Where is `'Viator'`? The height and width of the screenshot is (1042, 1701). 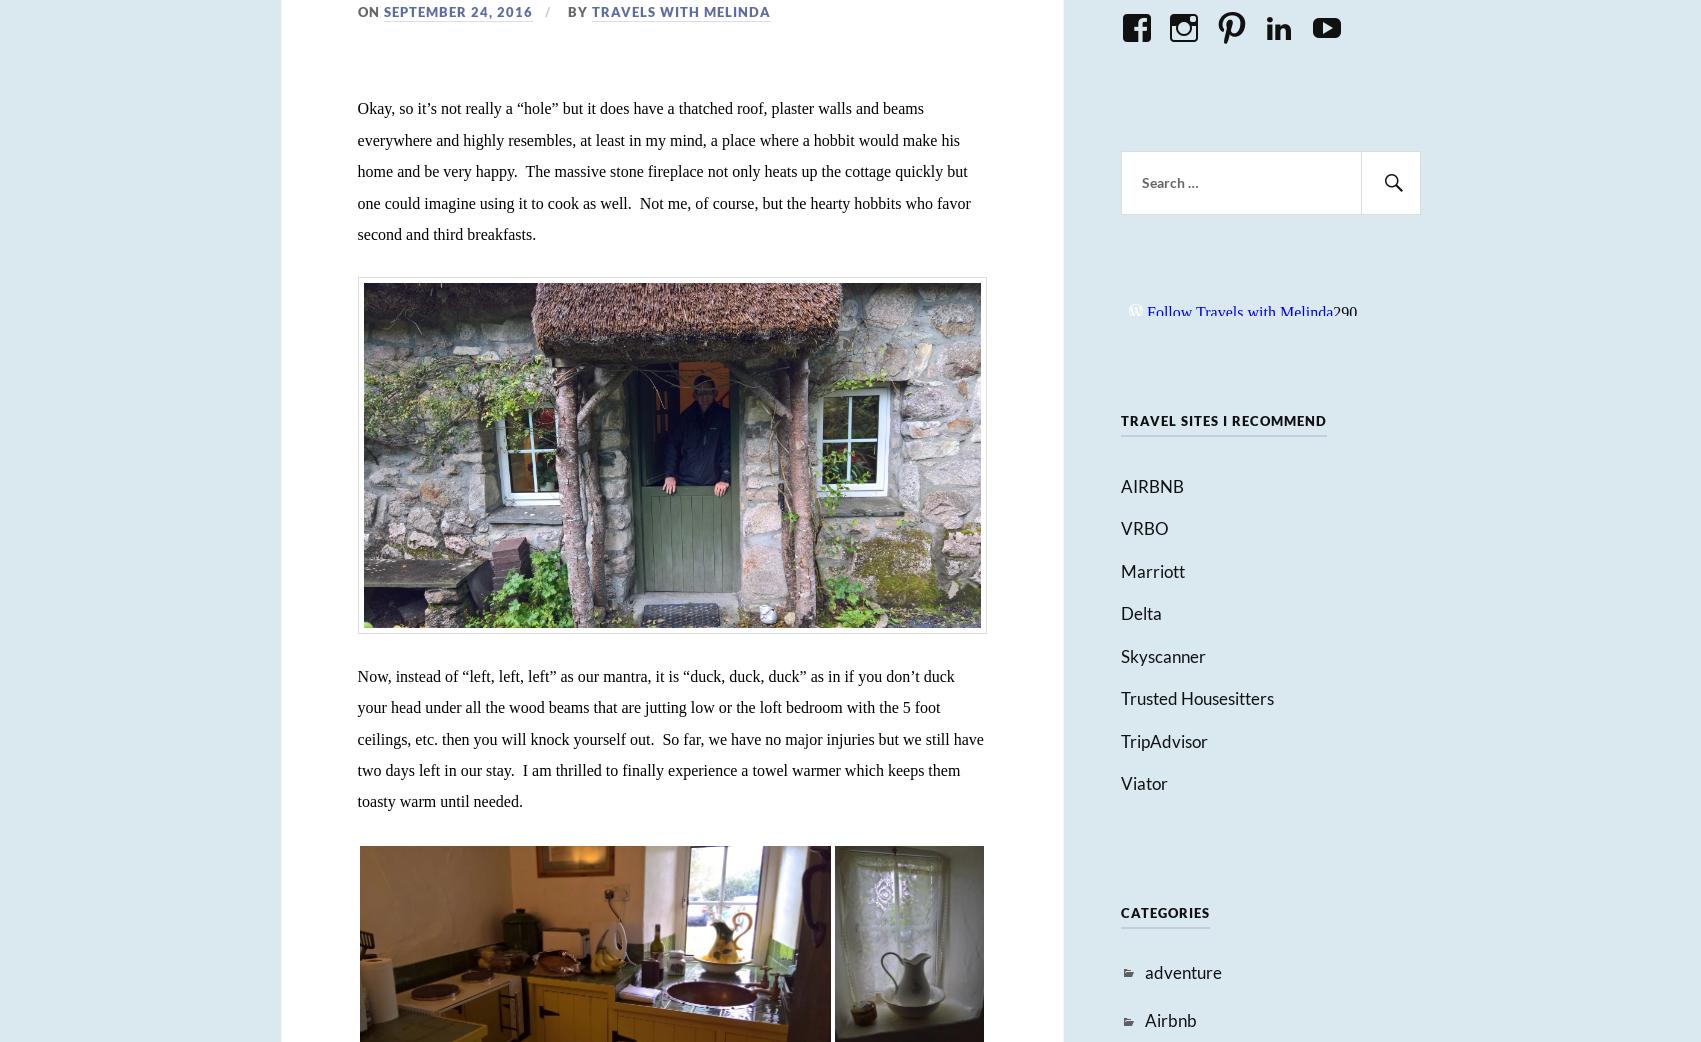
'Viator' is located at coordinates (1142, 783).